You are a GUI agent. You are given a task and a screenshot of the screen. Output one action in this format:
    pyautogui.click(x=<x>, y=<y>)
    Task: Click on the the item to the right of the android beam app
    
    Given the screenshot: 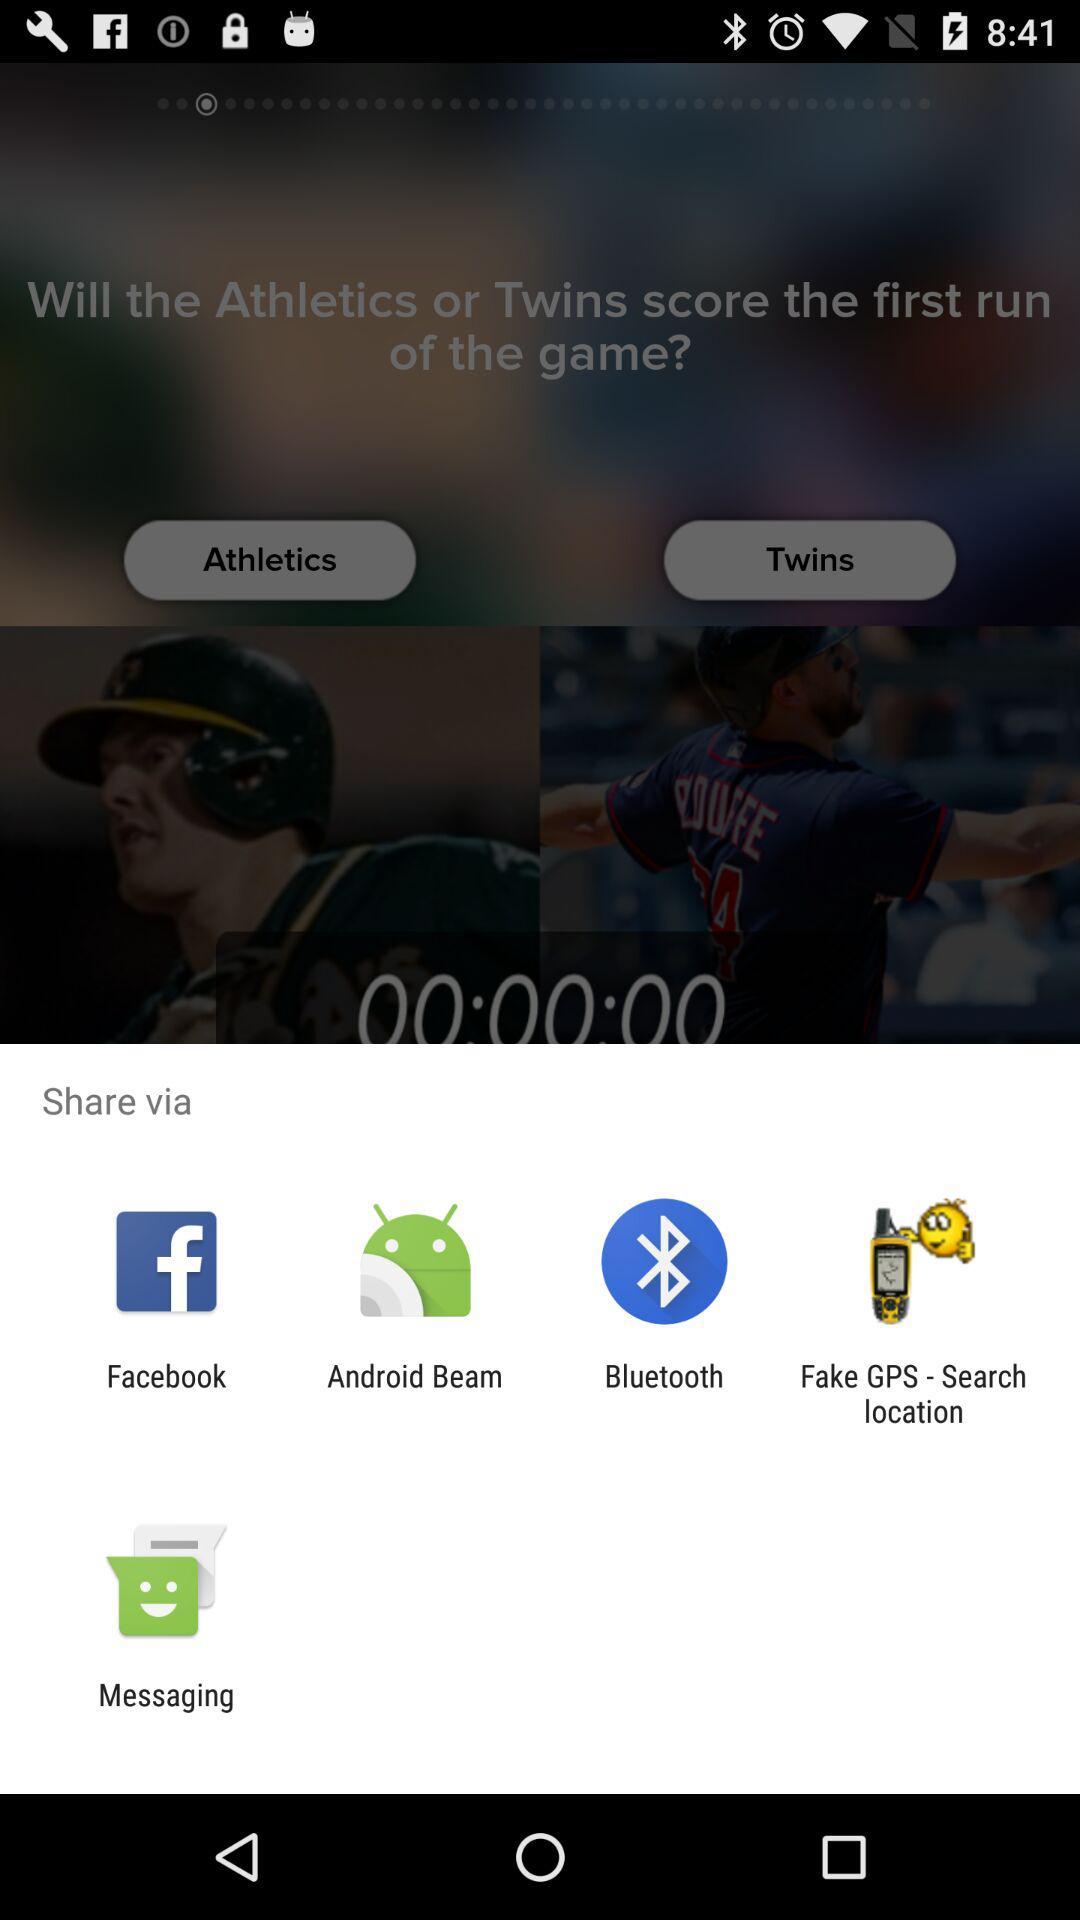 What is the action you would take?
    pyautogui.click(x=664, y=1392)
    